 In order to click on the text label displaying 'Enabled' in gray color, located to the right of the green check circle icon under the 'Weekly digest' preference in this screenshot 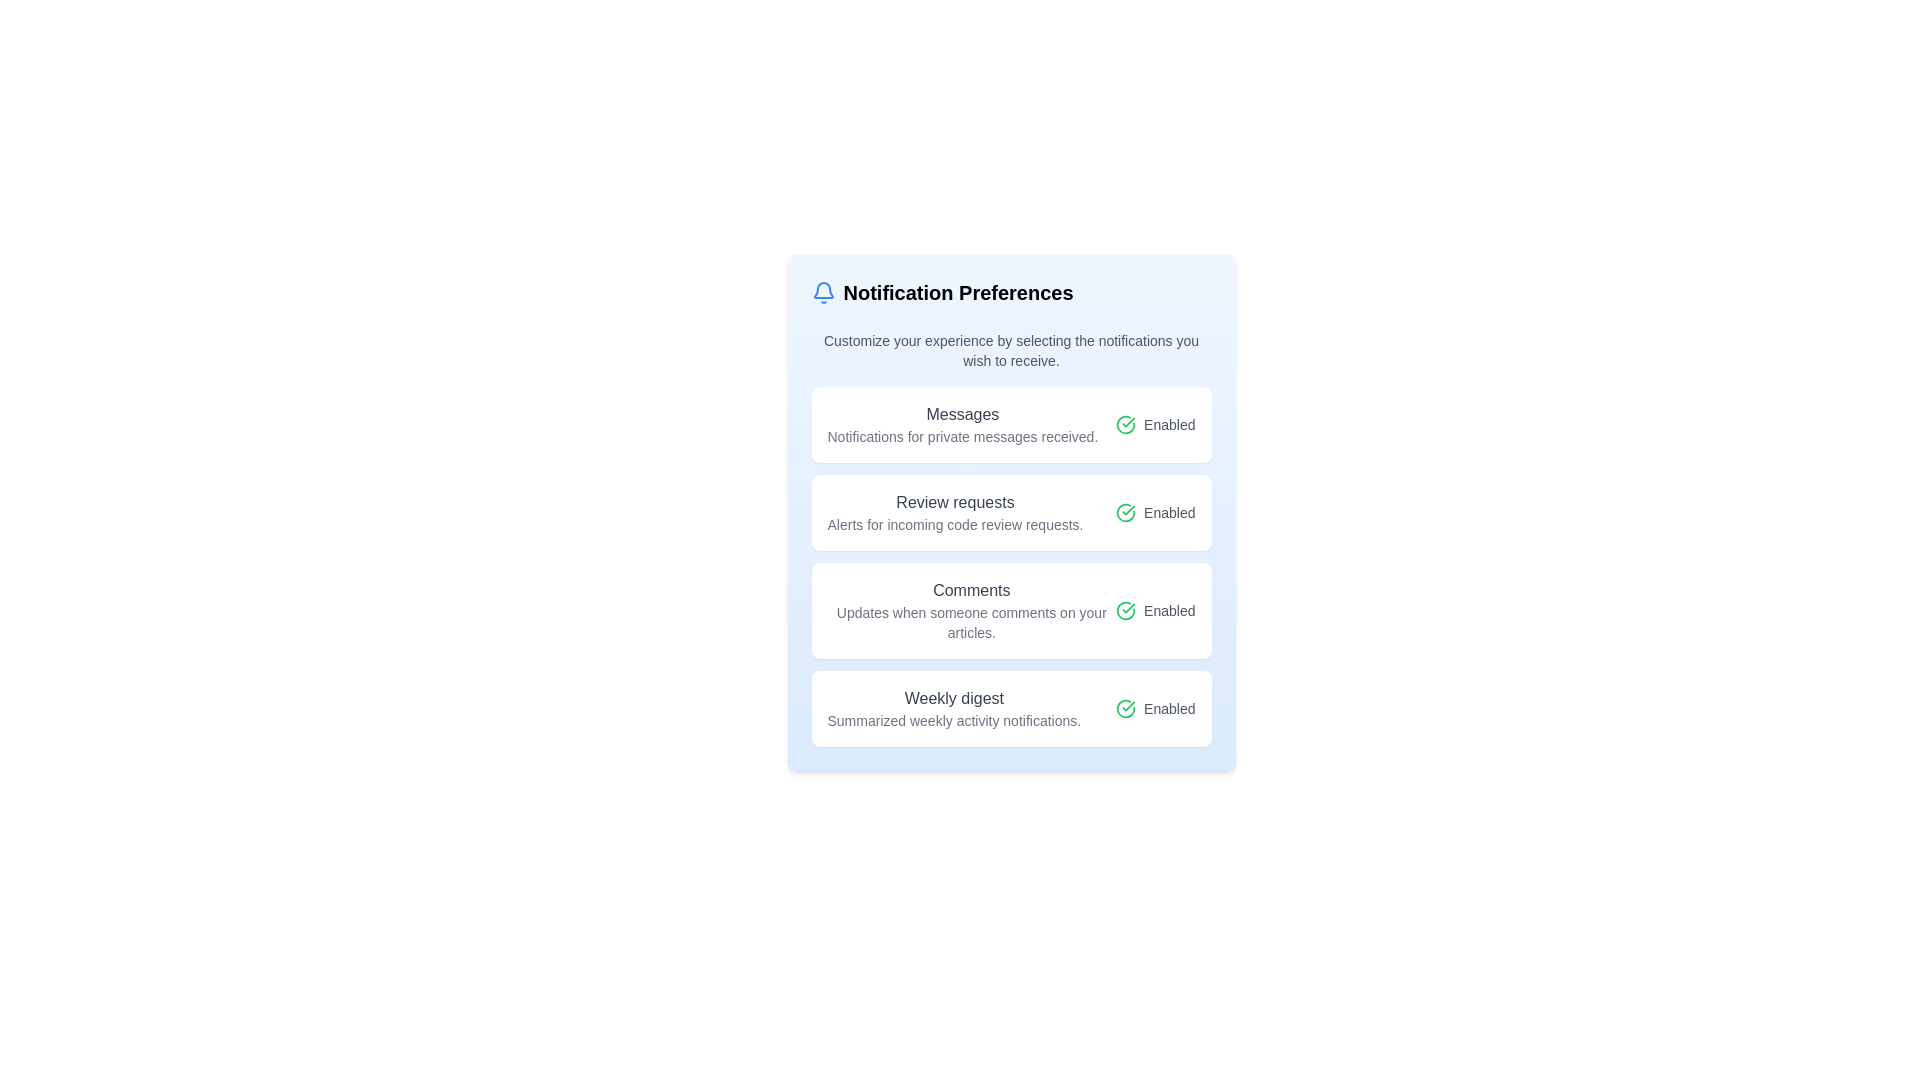, I will do `click(1169, 708)`.